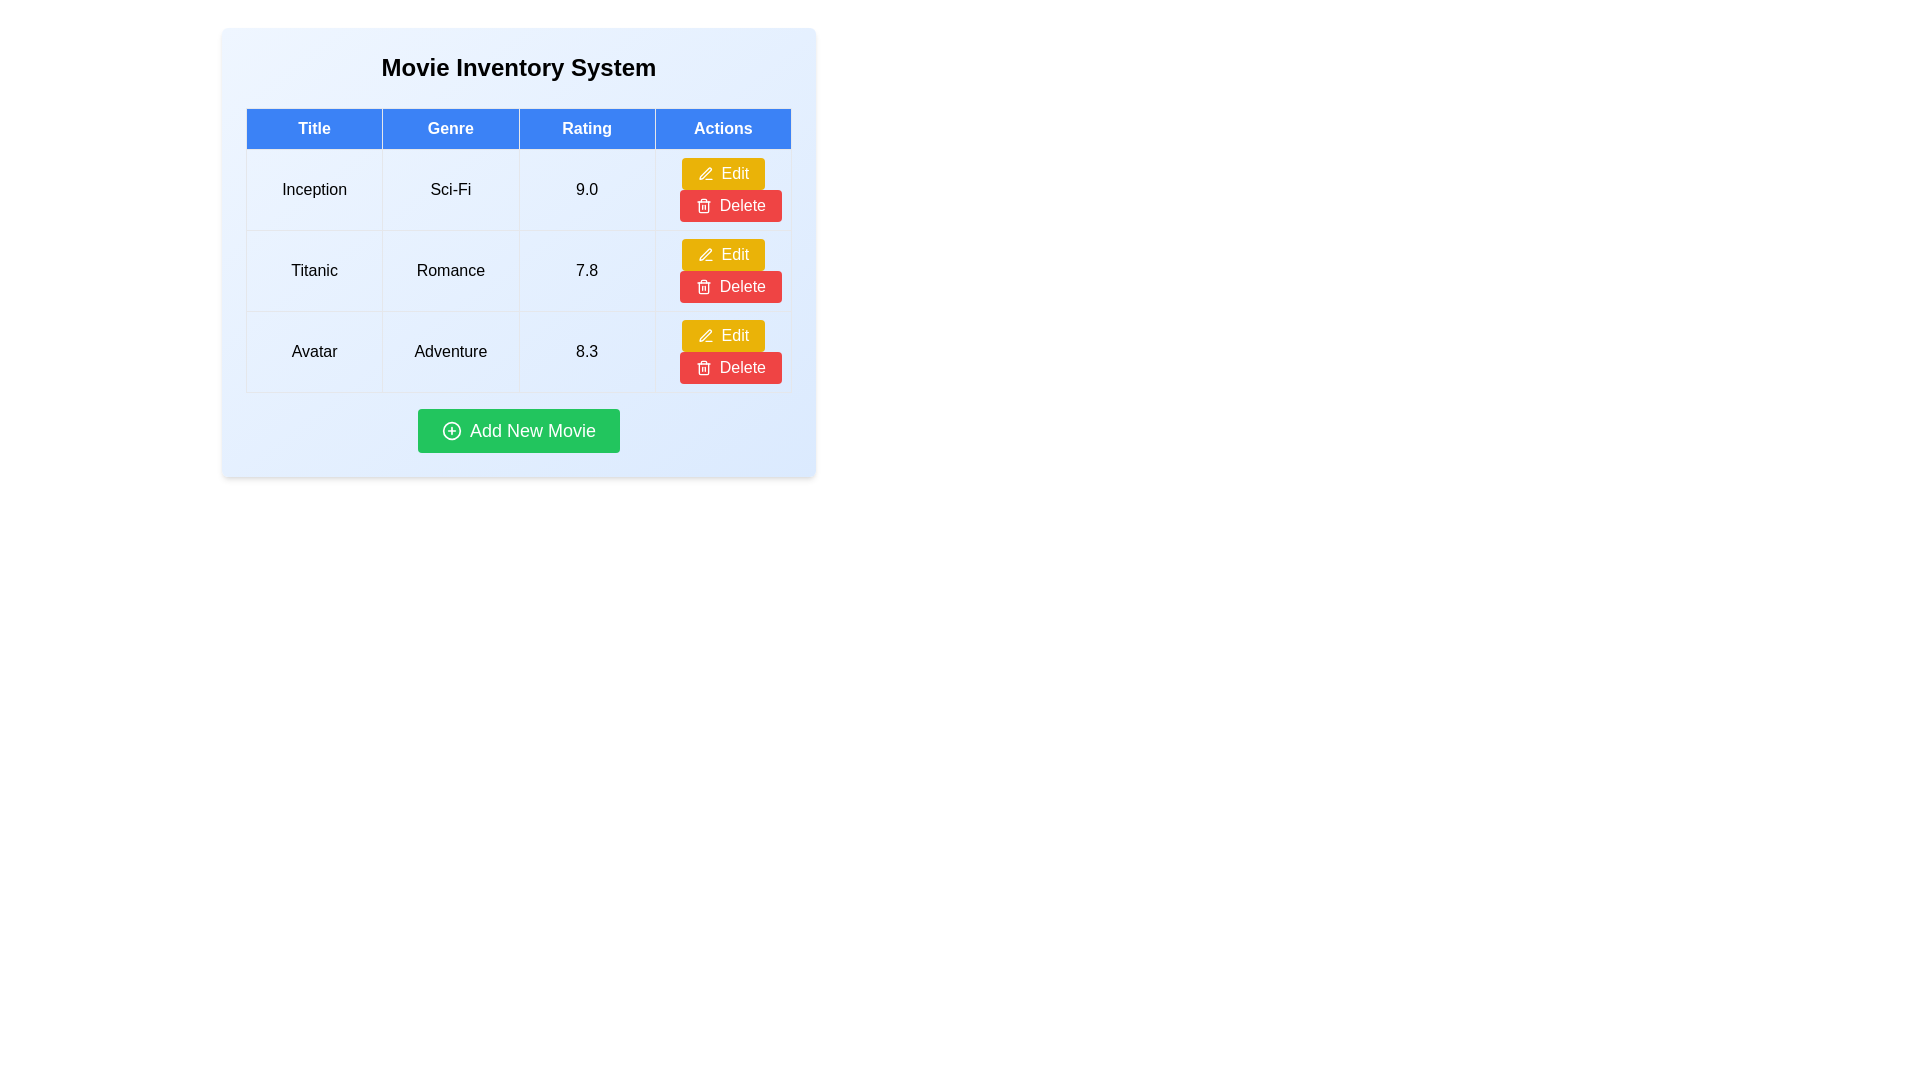  What do you see at coordinates (703, 367) in the screenshot?
I see `the delete icon in the second row of the actions column of the table` at bounding box center [703, 367].